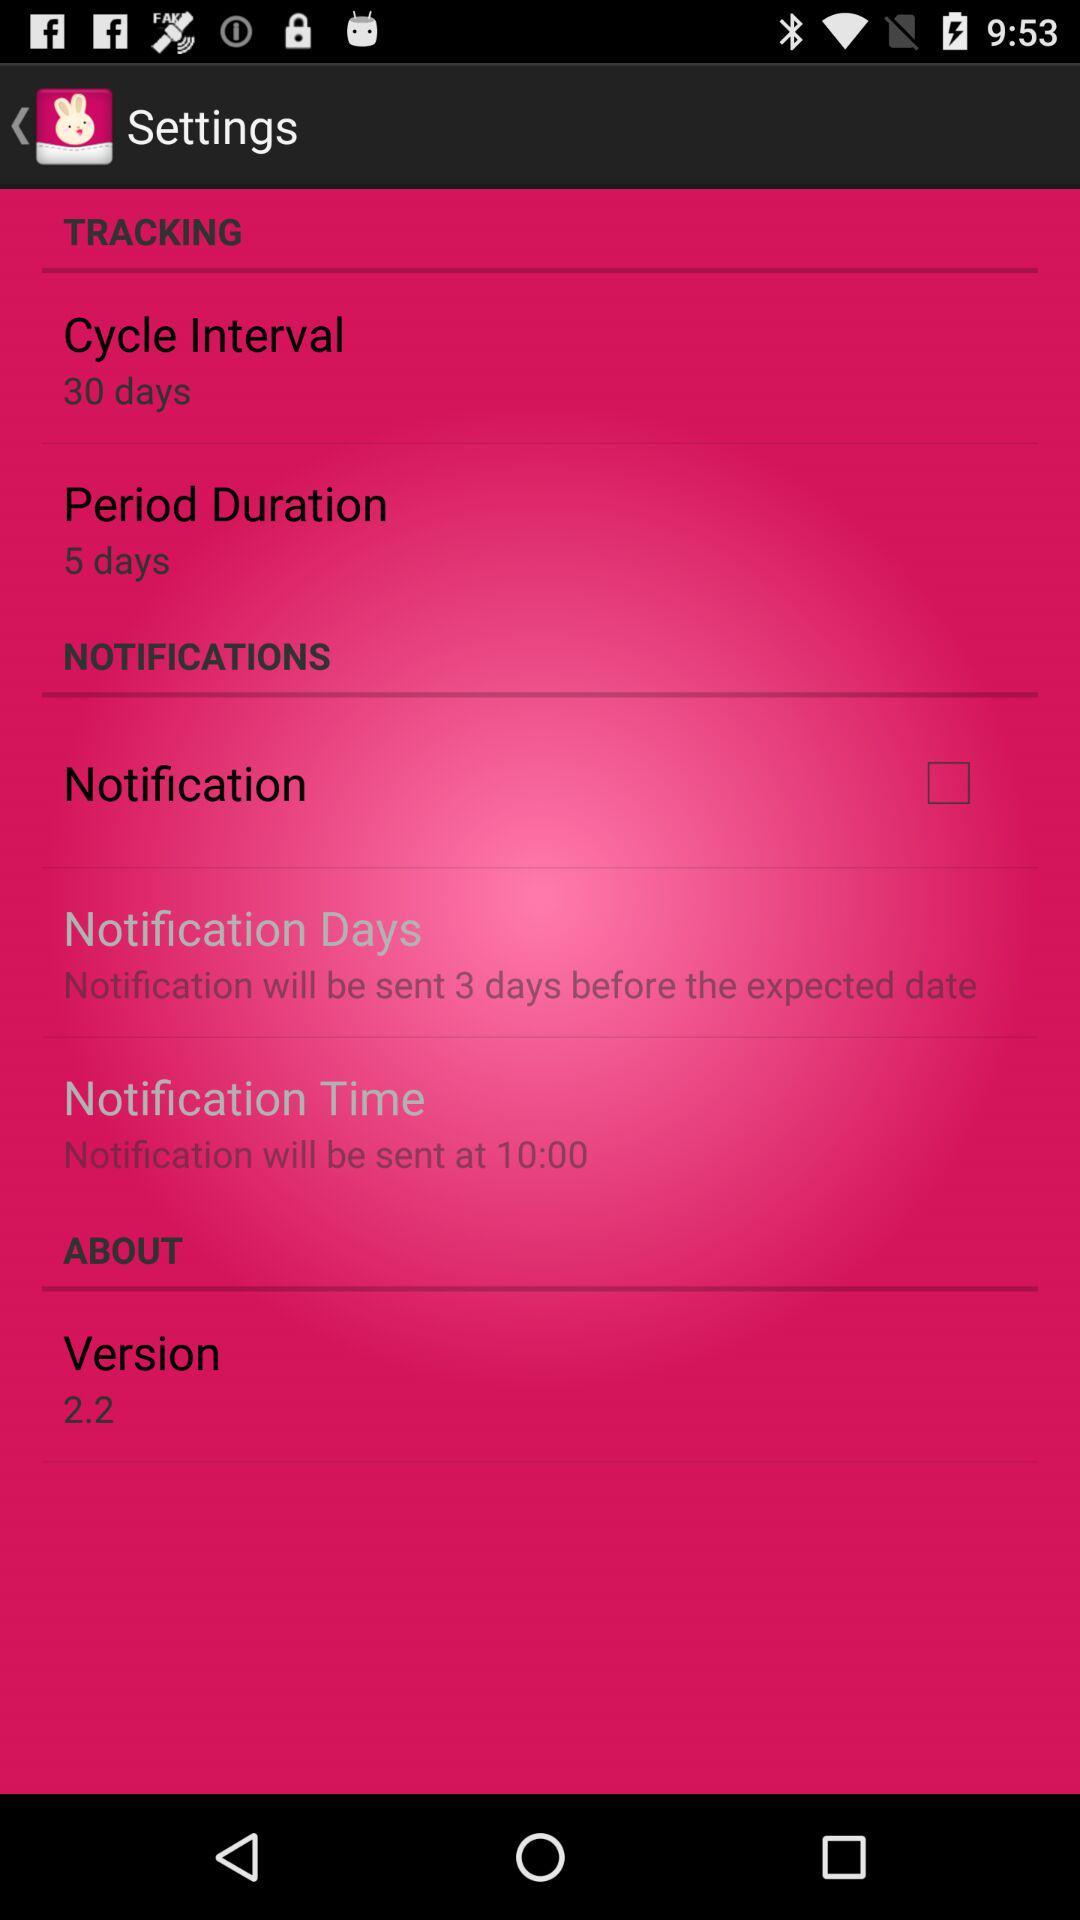  Describe the element at coordinates (204, 333) in the screenshot. I see `icon above 30 days app` at that location.